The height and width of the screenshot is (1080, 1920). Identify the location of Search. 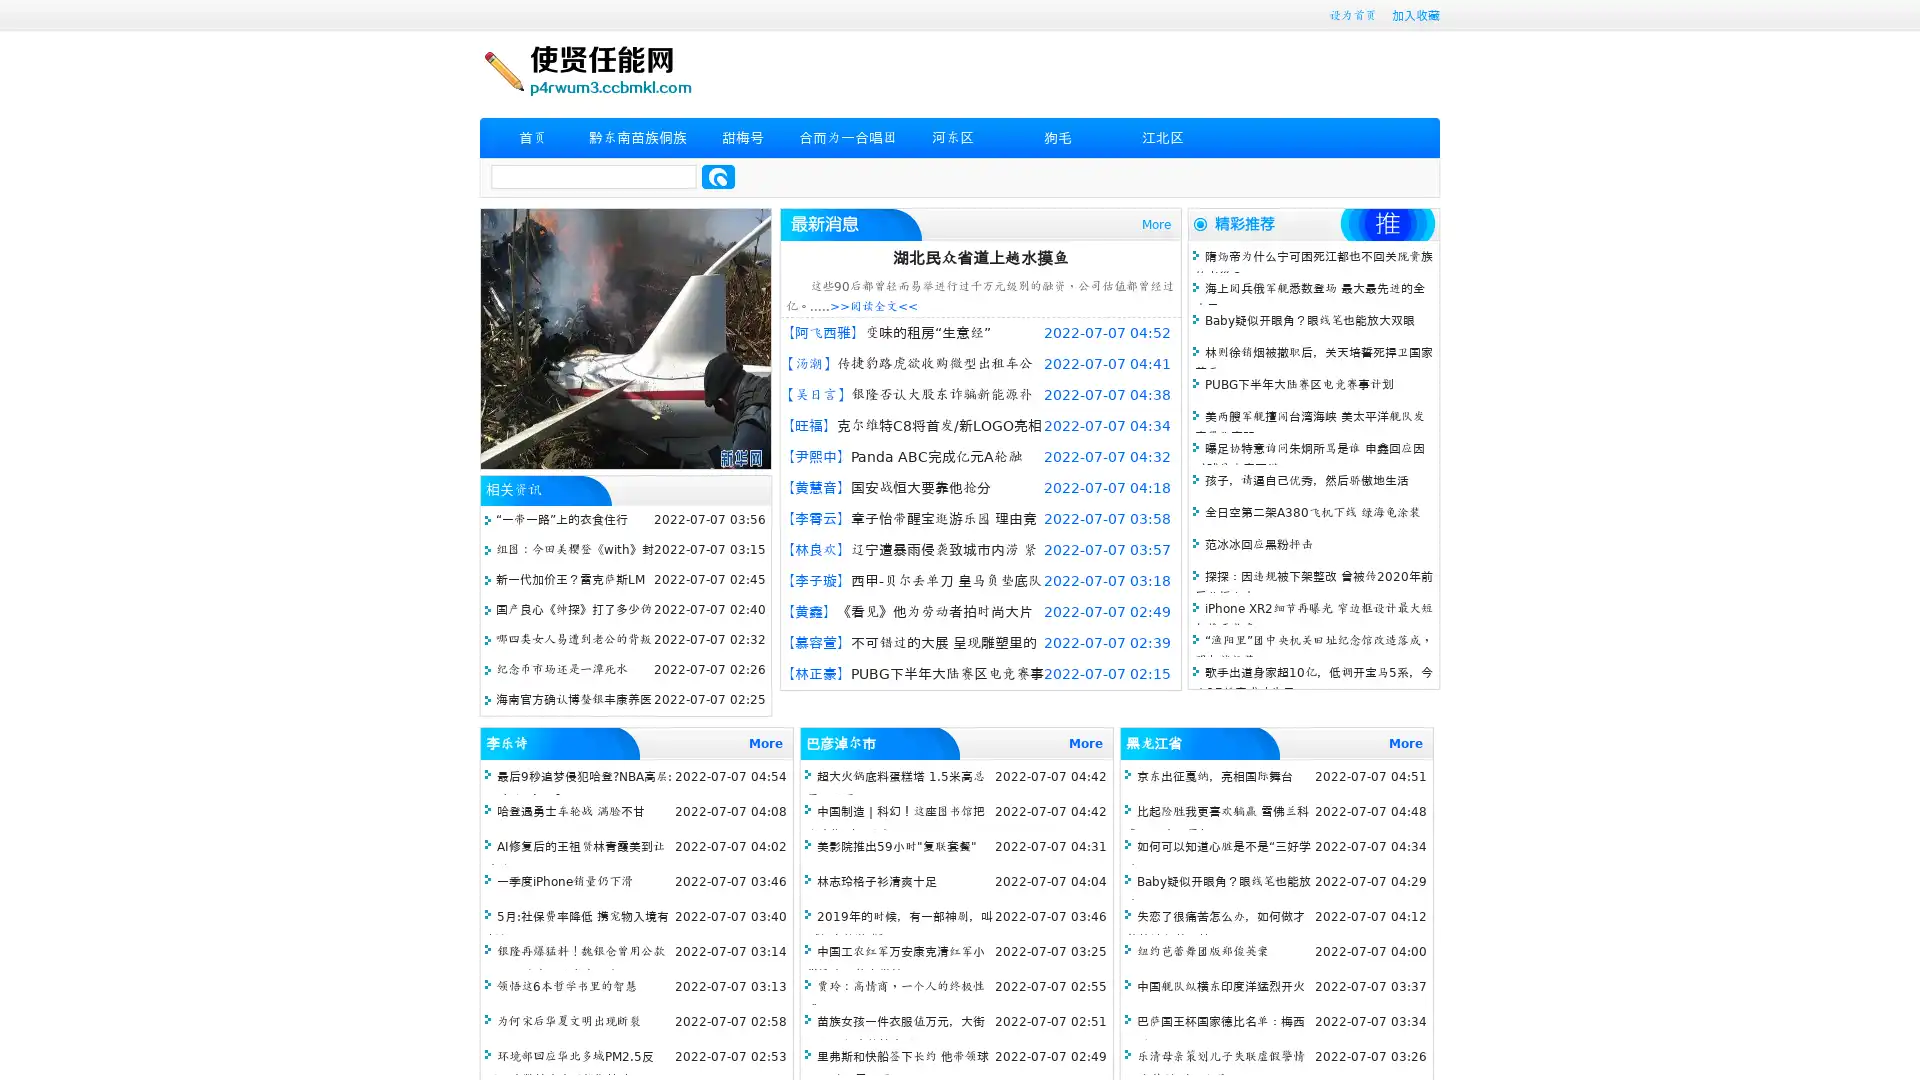
(718, 176).